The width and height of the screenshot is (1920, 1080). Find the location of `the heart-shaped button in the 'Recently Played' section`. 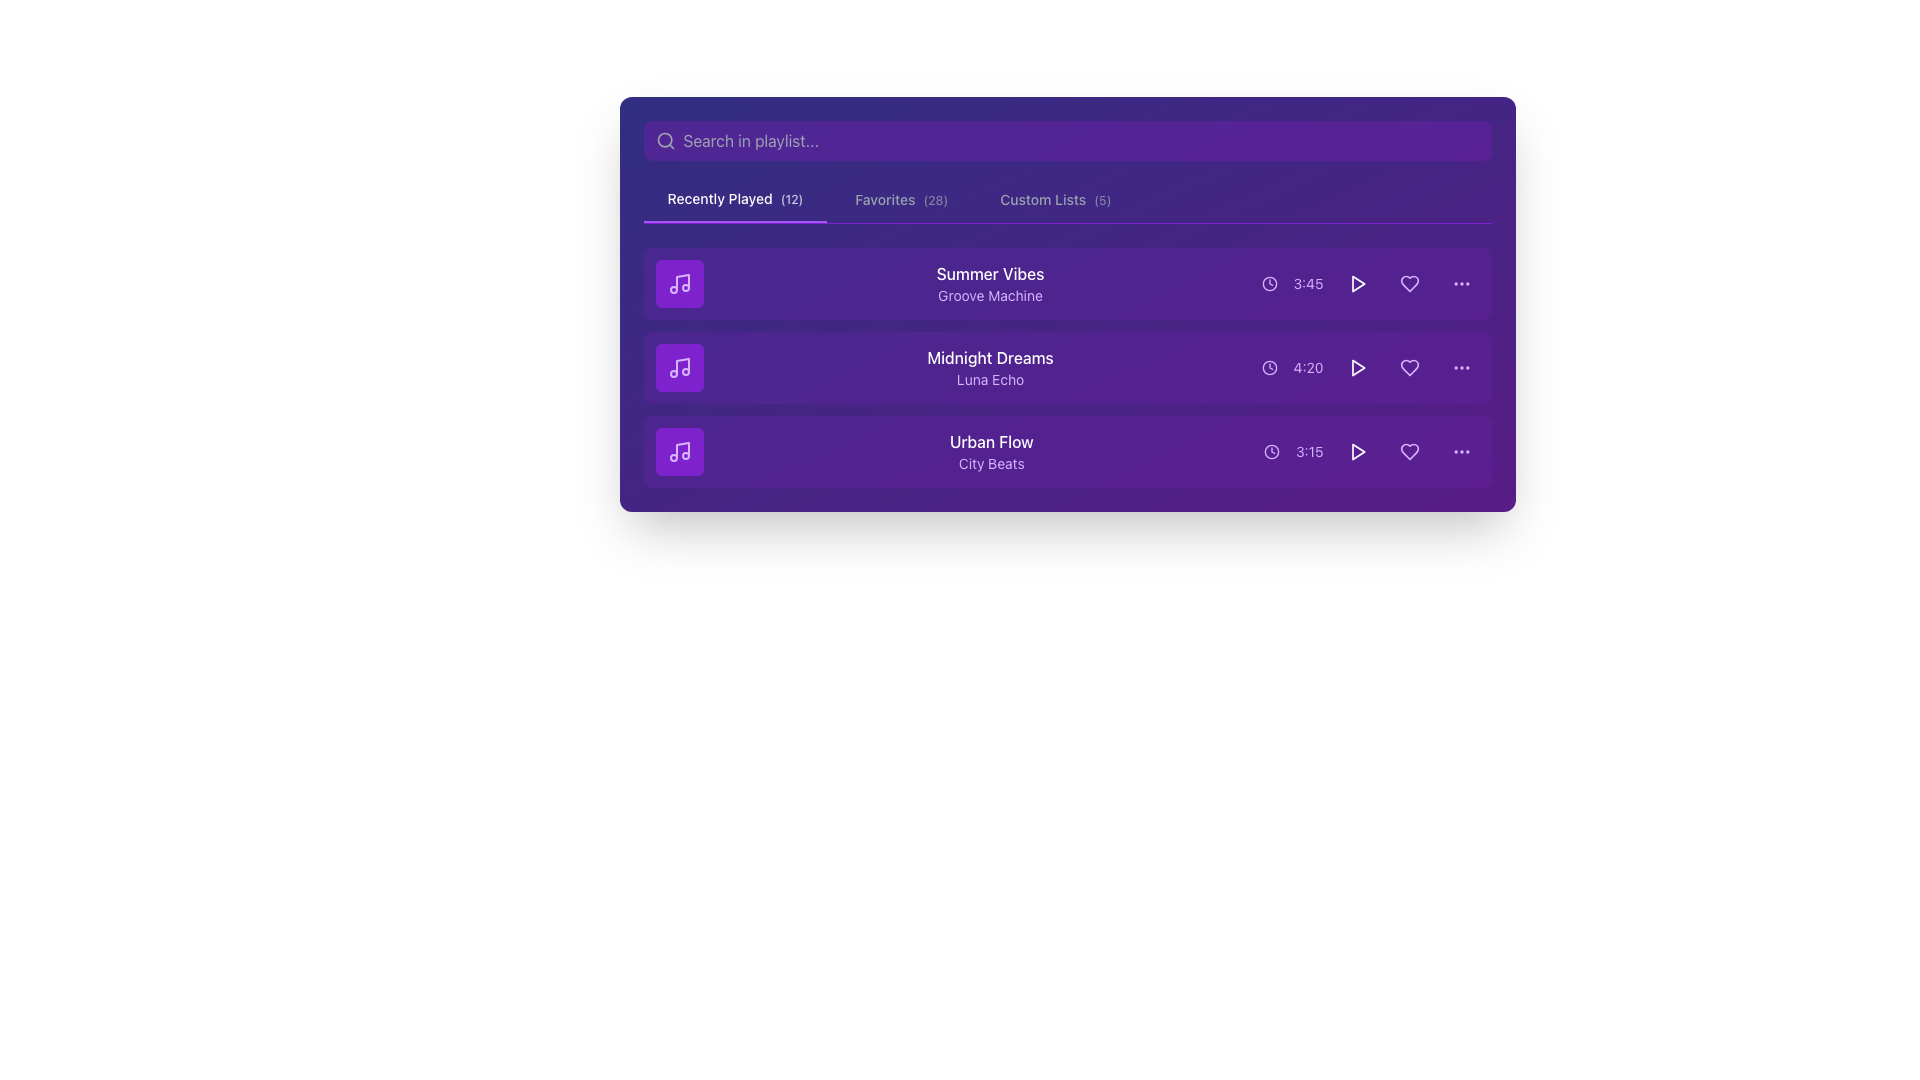

the heart-shaped button in the 'Recently Played' section is located at coordinates (1408, 284).